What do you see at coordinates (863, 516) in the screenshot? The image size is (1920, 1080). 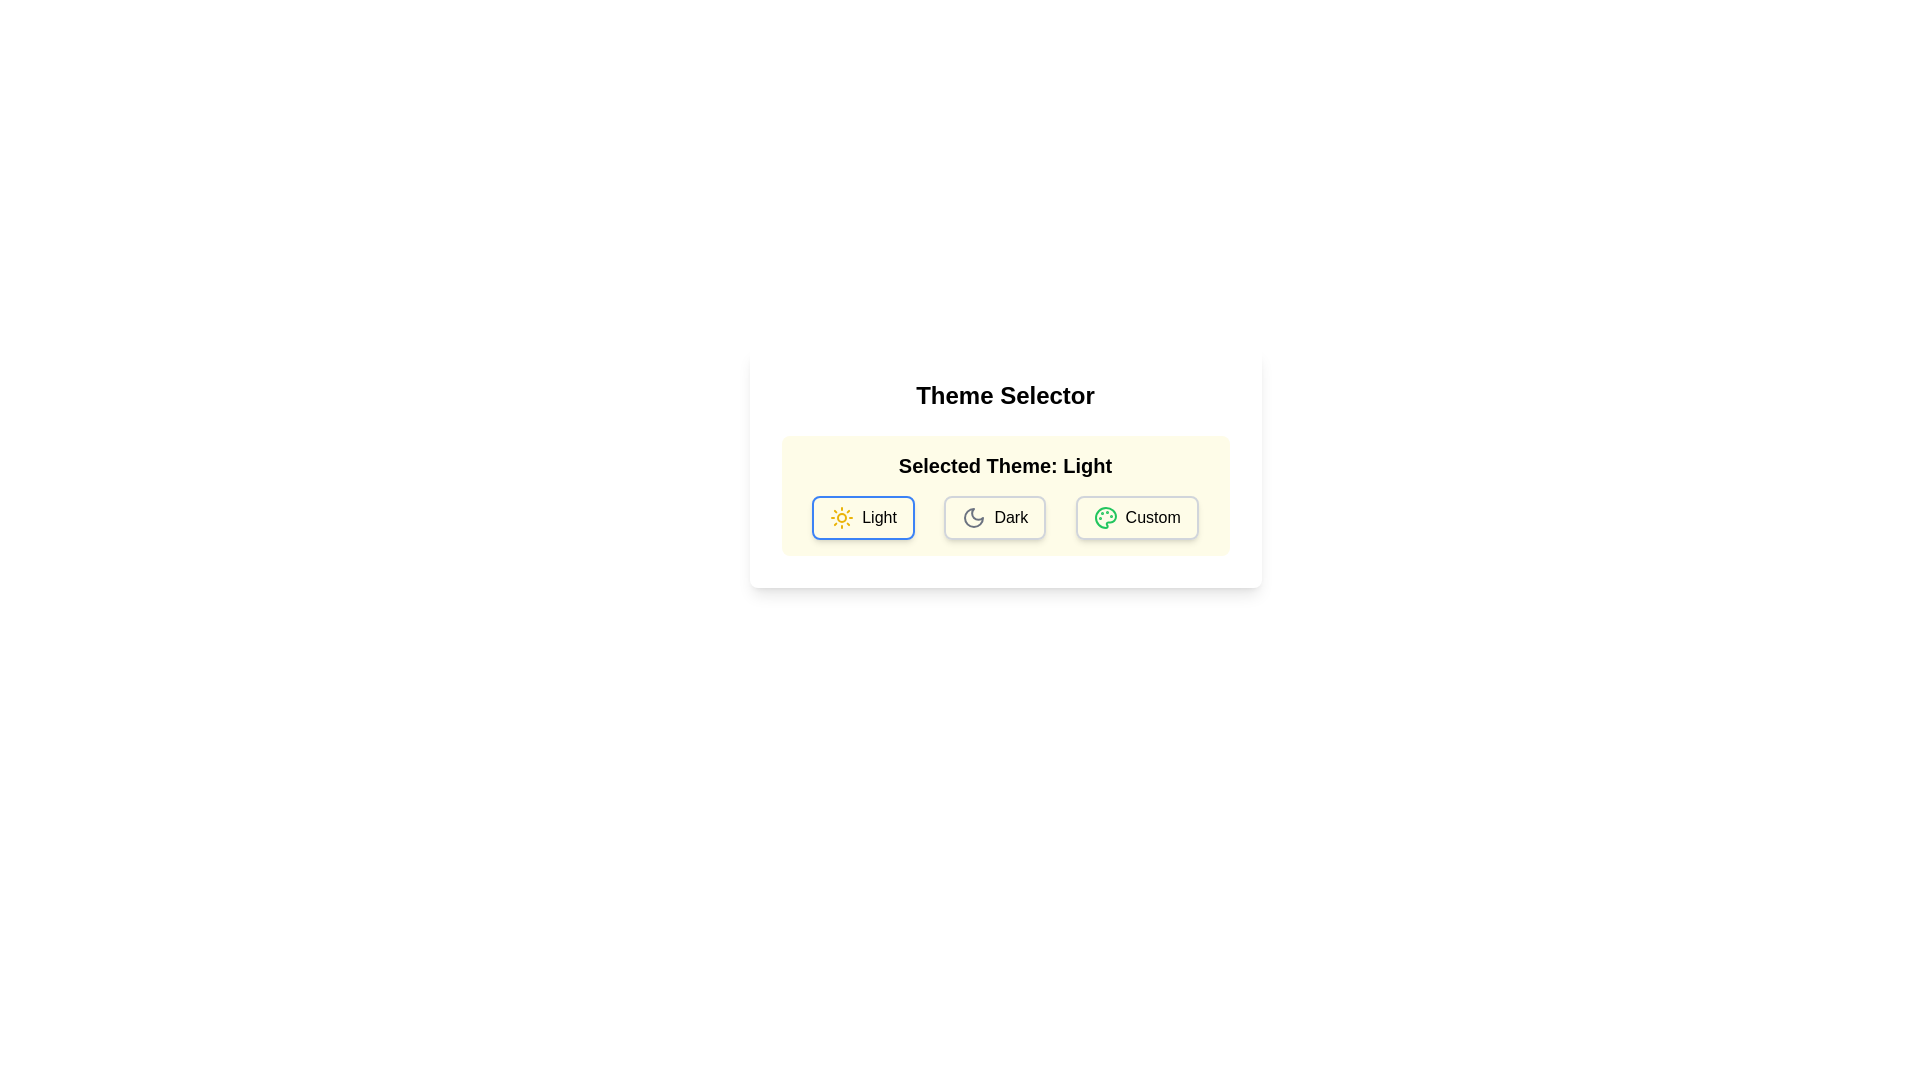 I see `the 'Light' theme selection button, which is the first button in a row of theme options located to the left of the 'Dark' and 'Custom' buttons` at bounding box center [863, 516].